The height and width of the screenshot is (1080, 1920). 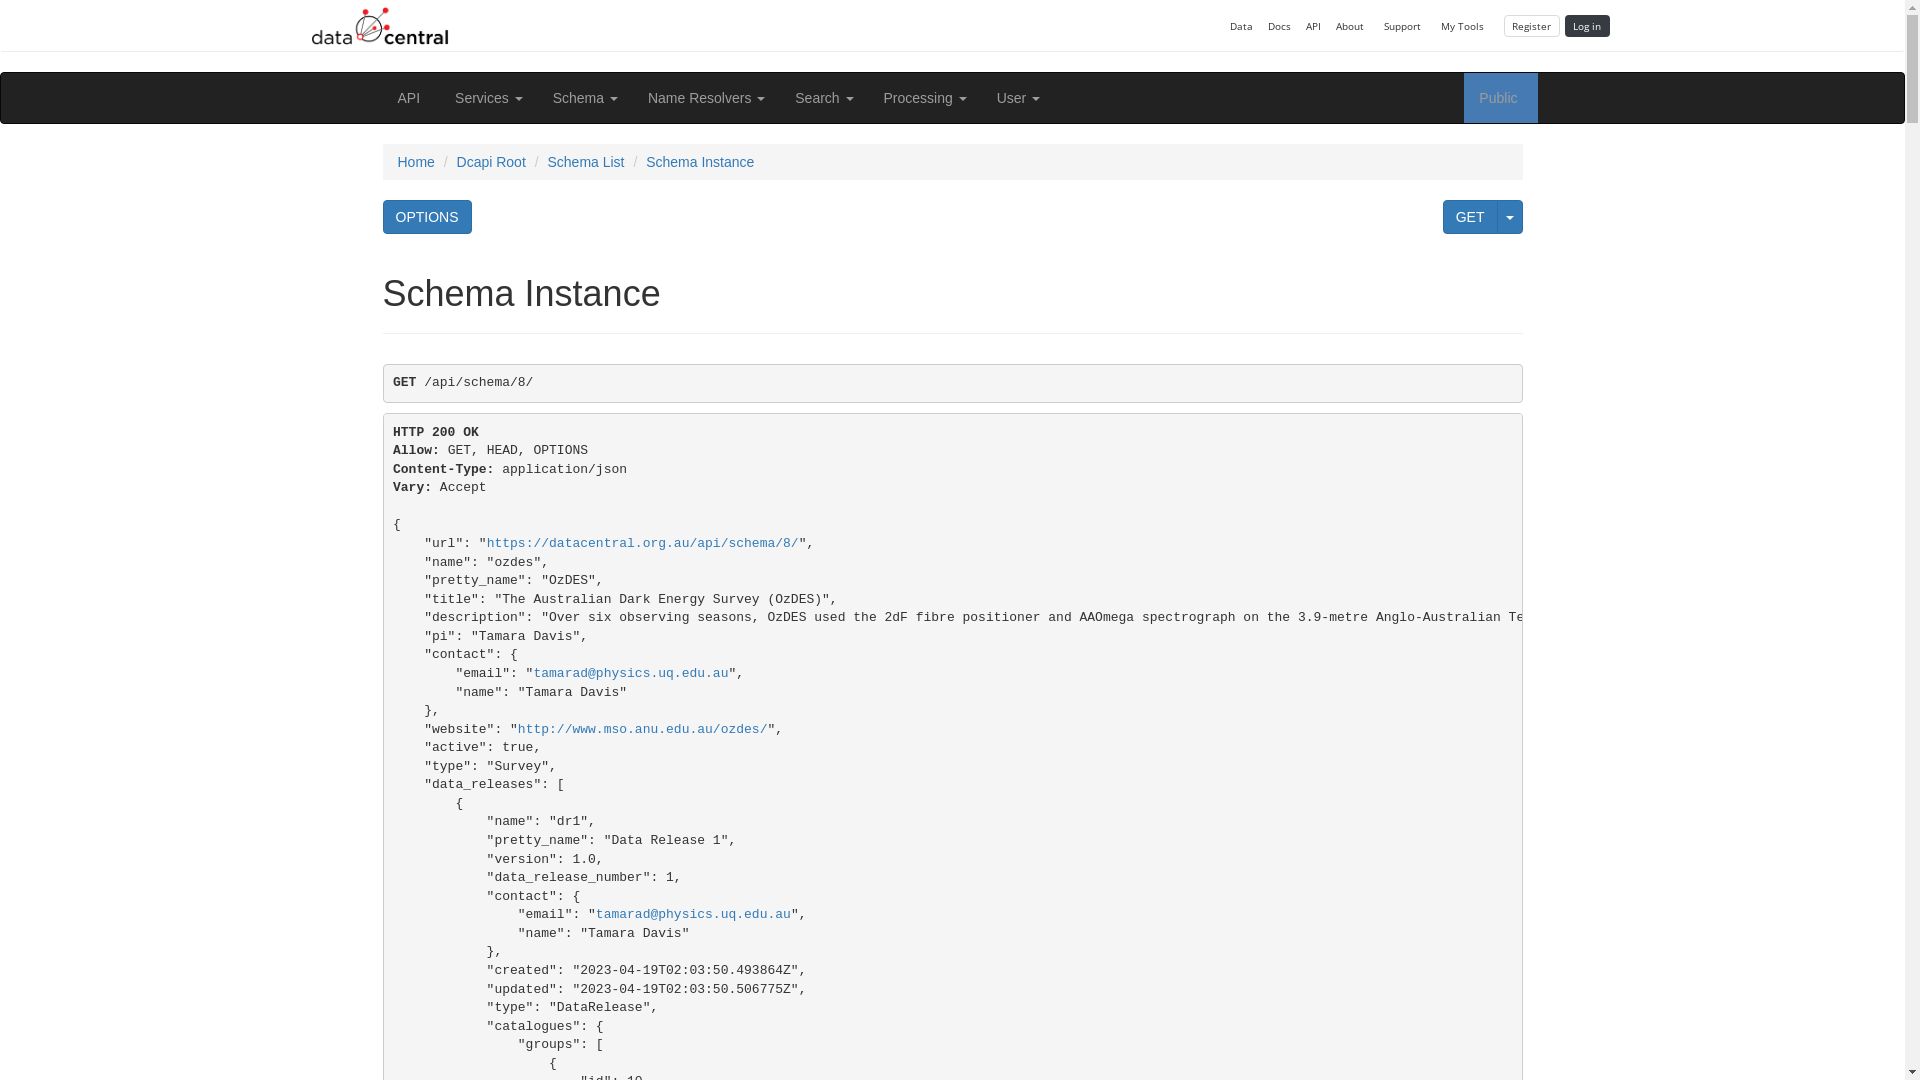 I want to click on 'GET', so click(x=1443, y=216).